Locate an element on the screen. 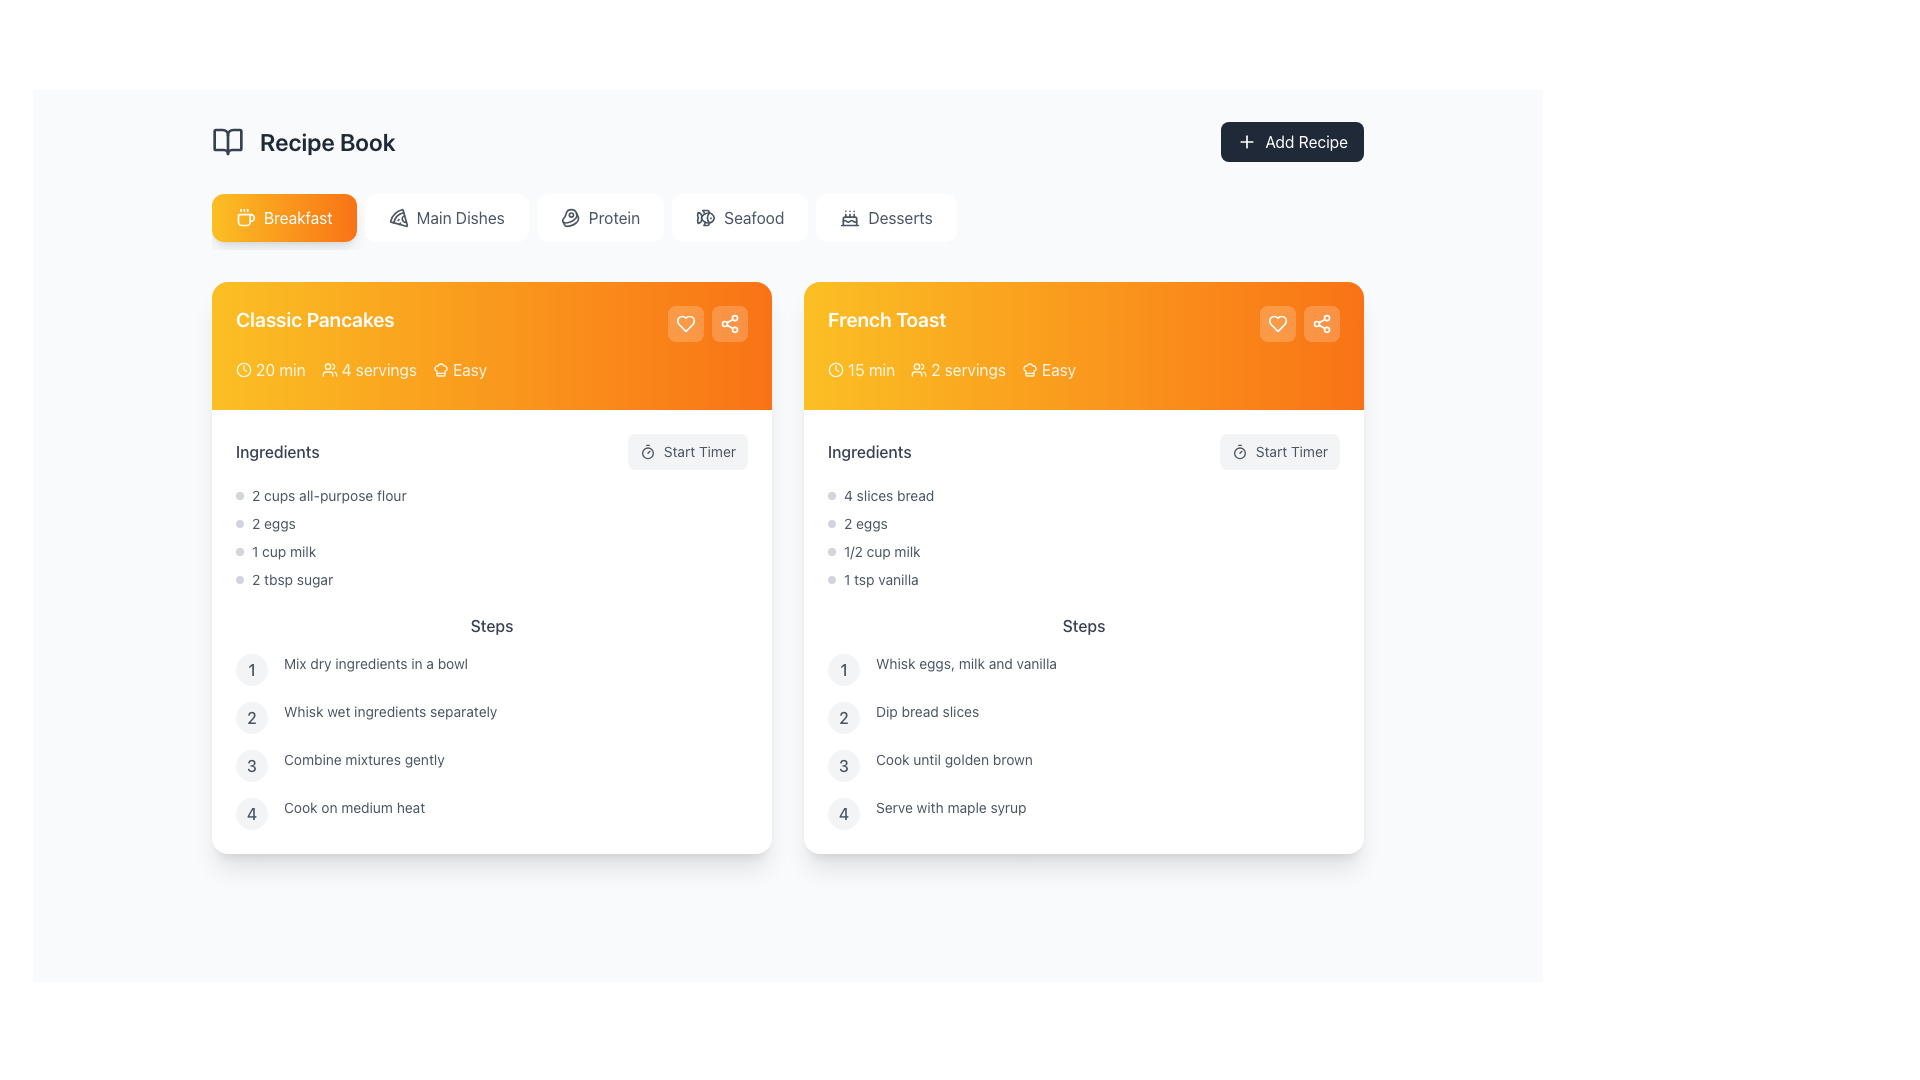  the first circular label indicating the first step in the recipe's process within the 'Steps' section of the 'Classic Pancakes' recipe card is located at coordinates (251, 670).